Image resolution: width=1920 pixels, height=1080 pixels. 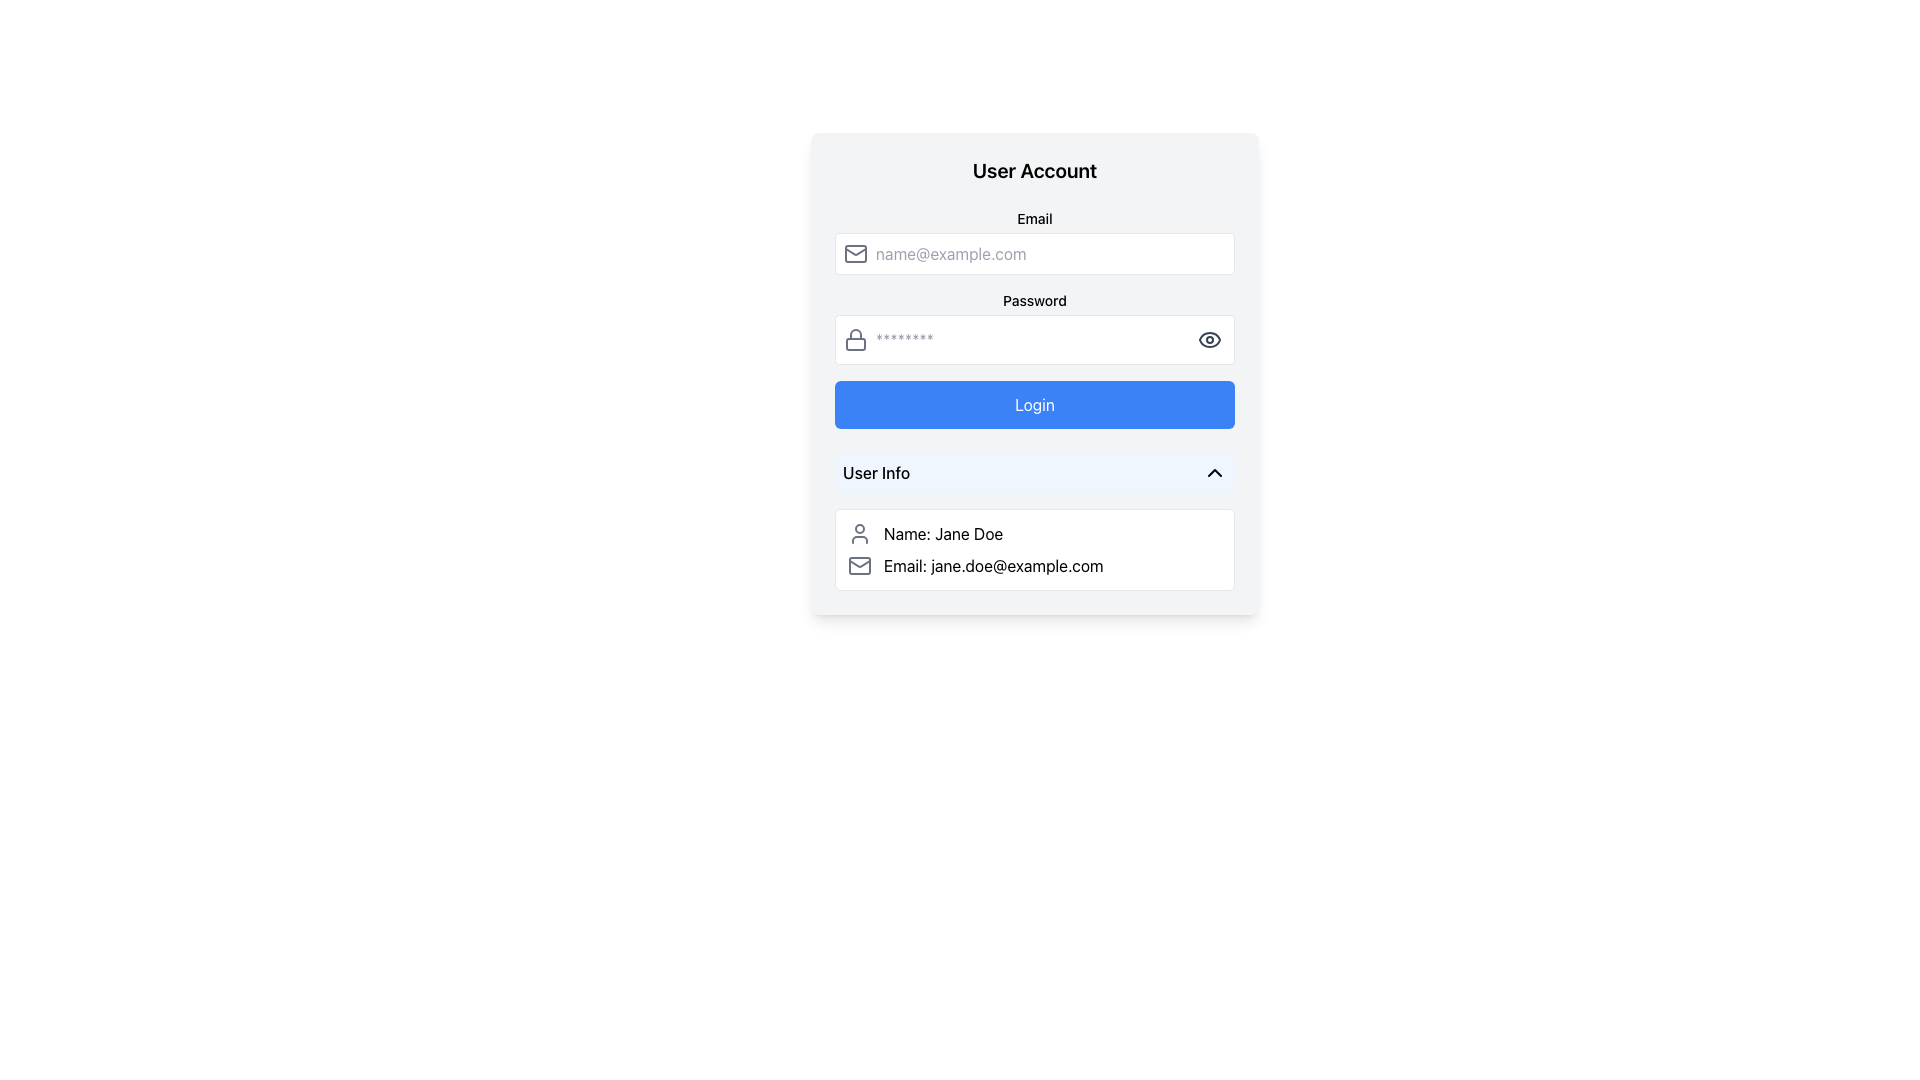 I want to click on the prominently styled 'Login' button with a blue background, so click(x=1035, y=405).